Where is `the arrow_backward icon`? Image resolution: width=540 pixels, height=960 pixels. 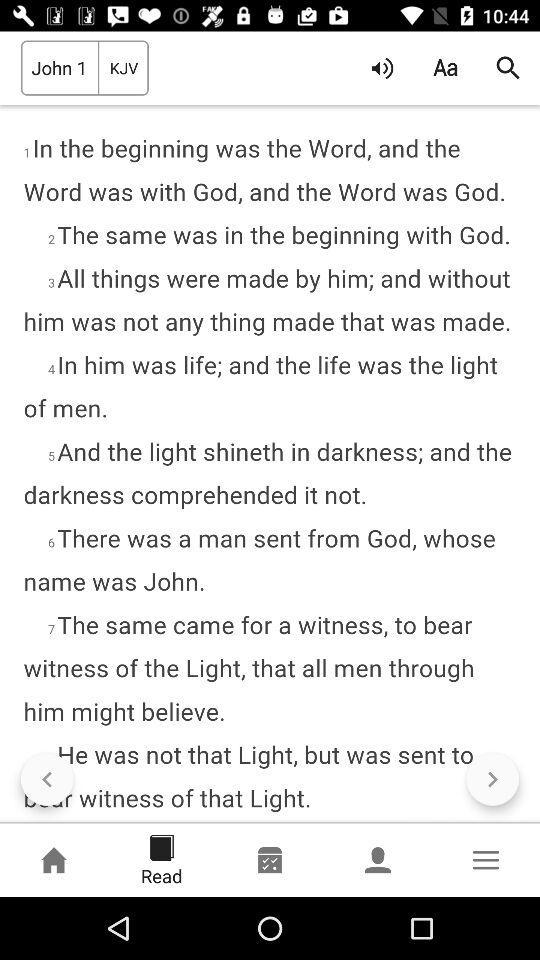 the arrow_backward icon is located at coordinates (47, 778).